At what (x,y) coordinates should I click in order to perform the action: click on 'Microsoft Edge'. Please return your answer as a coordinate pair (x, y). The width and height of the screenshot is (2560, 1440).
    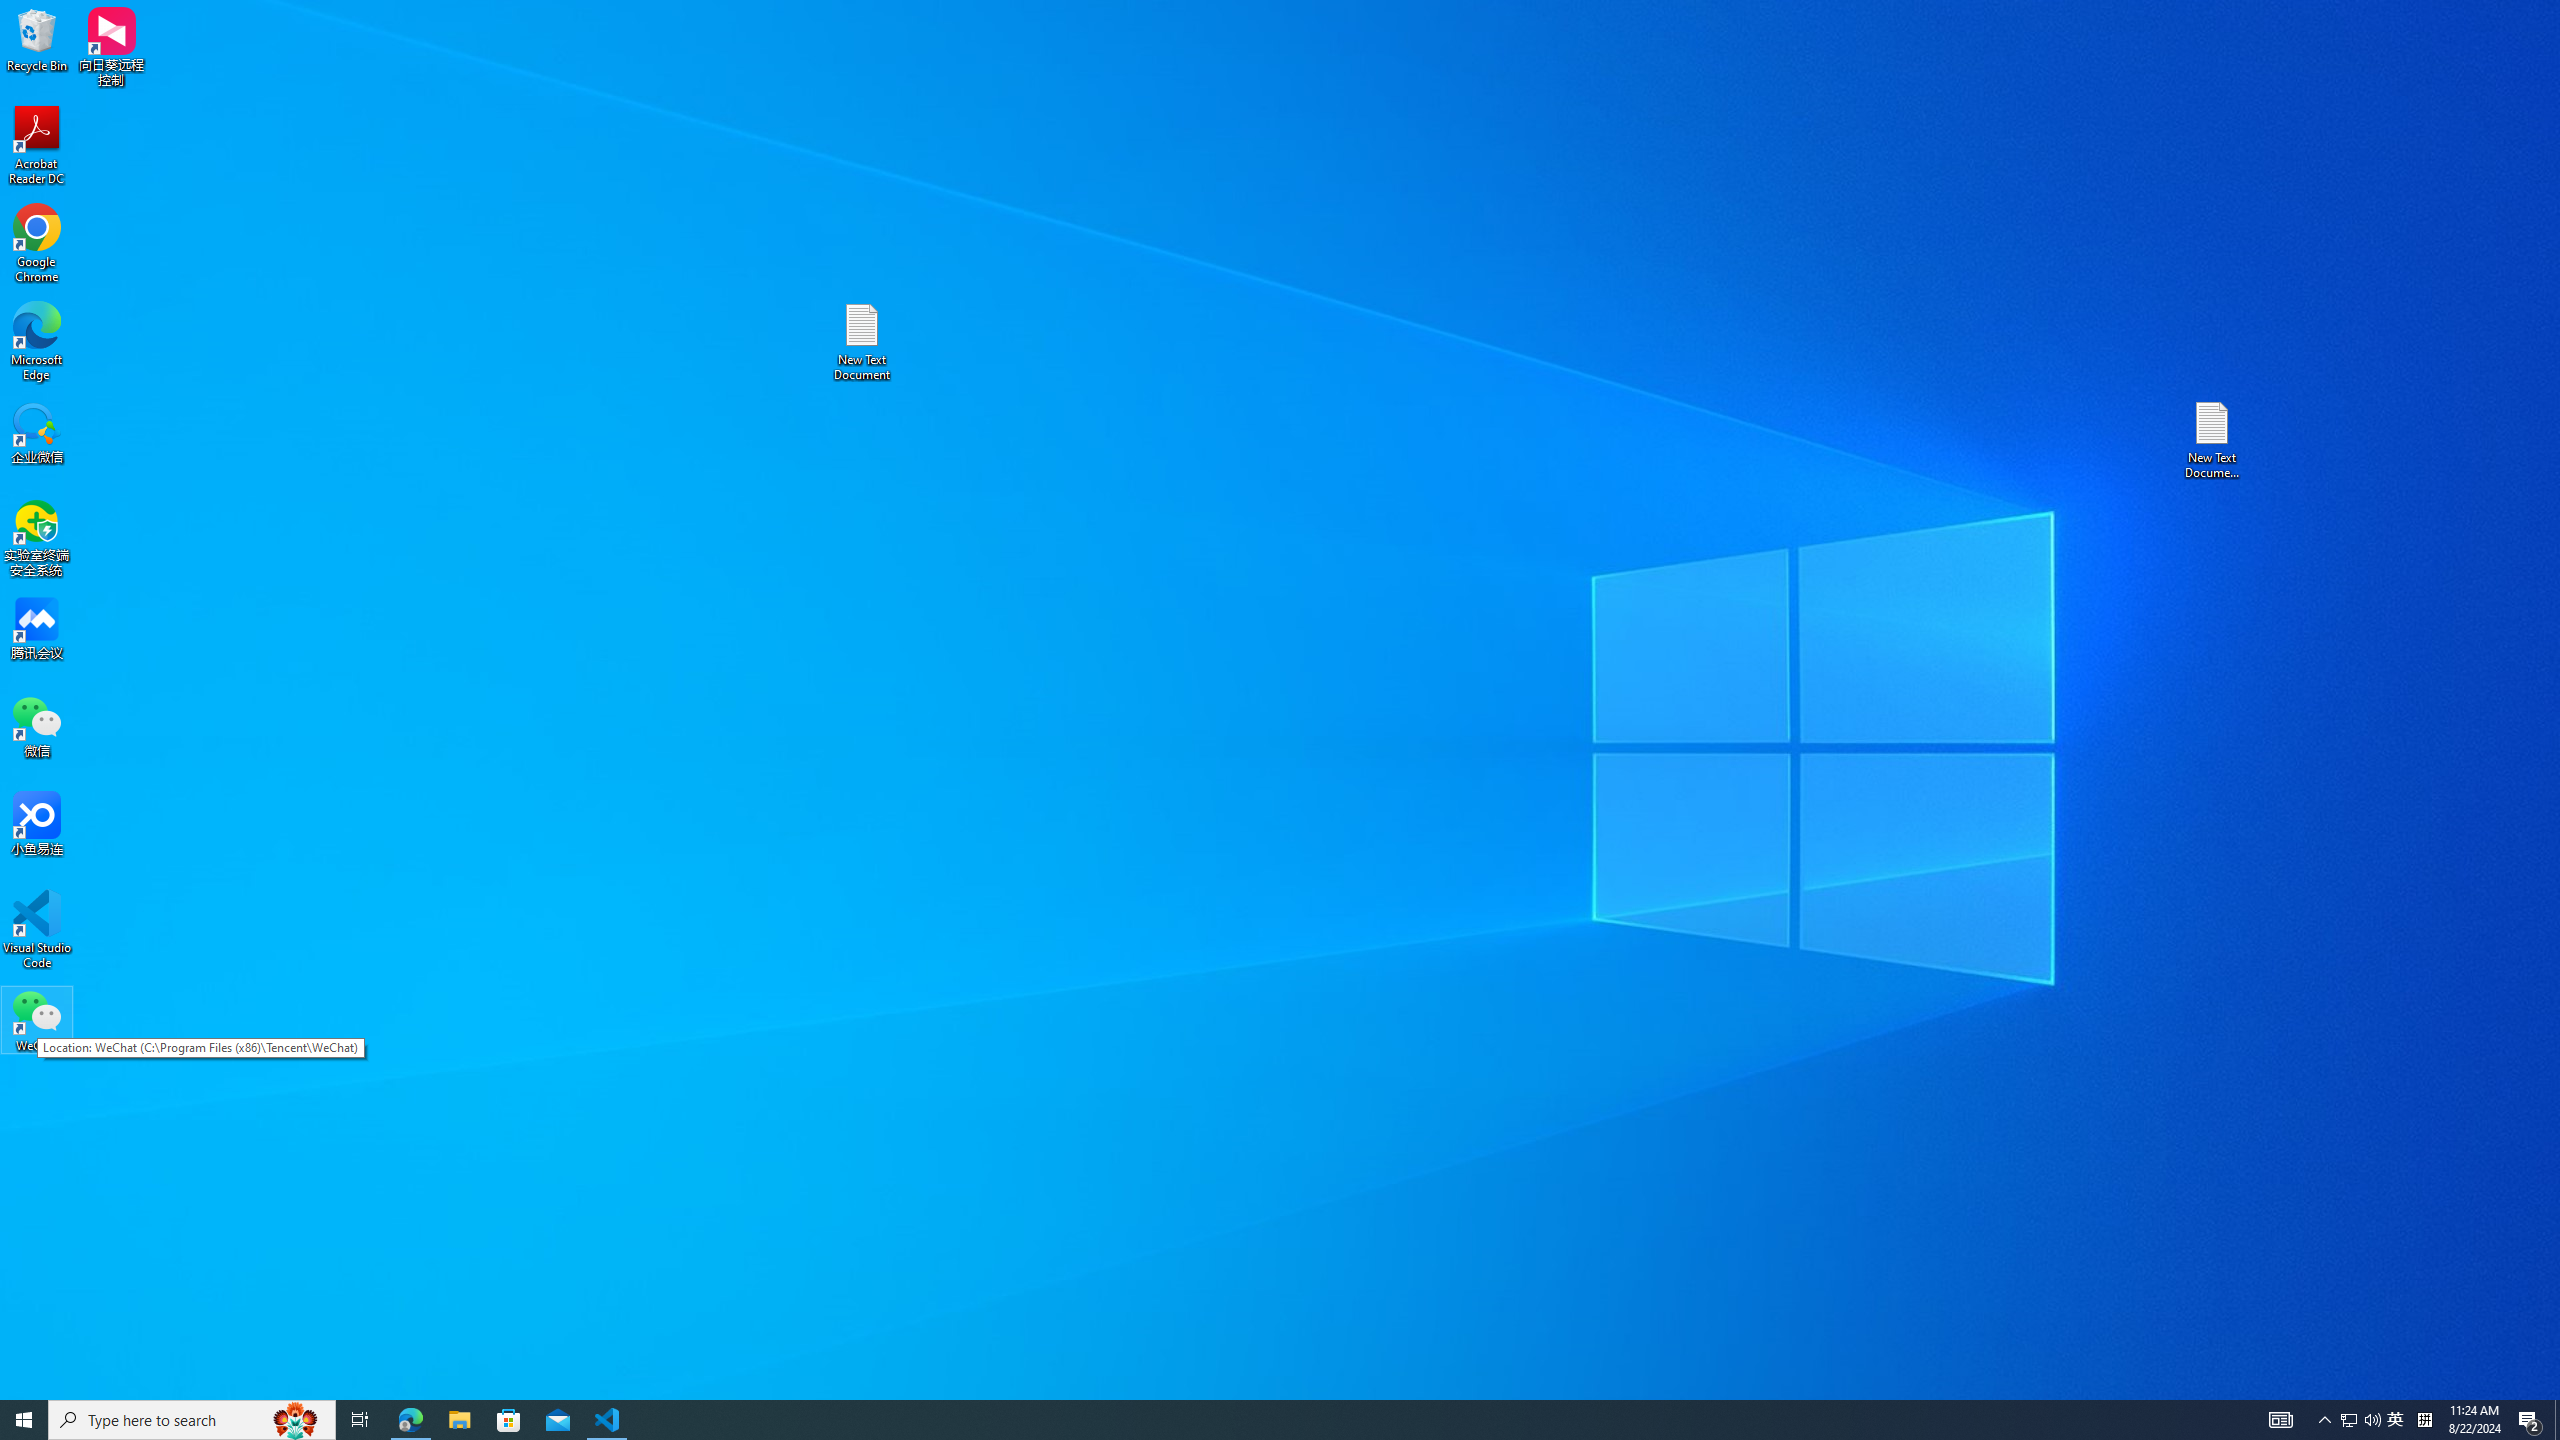
    Looking at the image, I should click on (36, 341).